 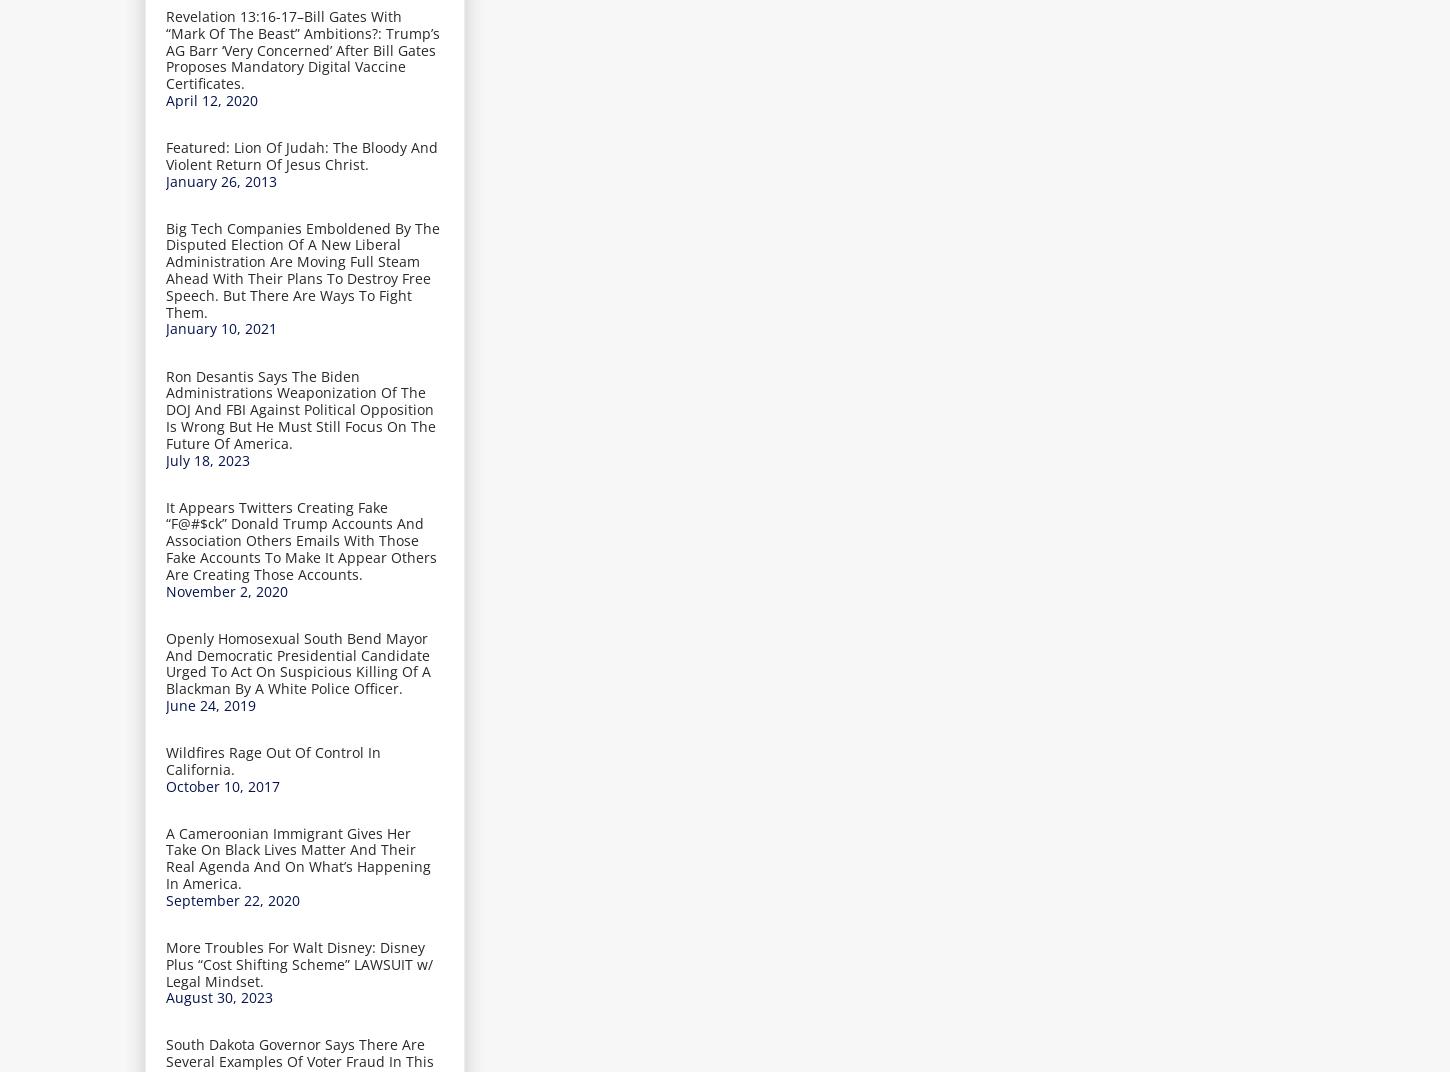 I want to click on 'November 2, 2020', so click(x=165, y=589).